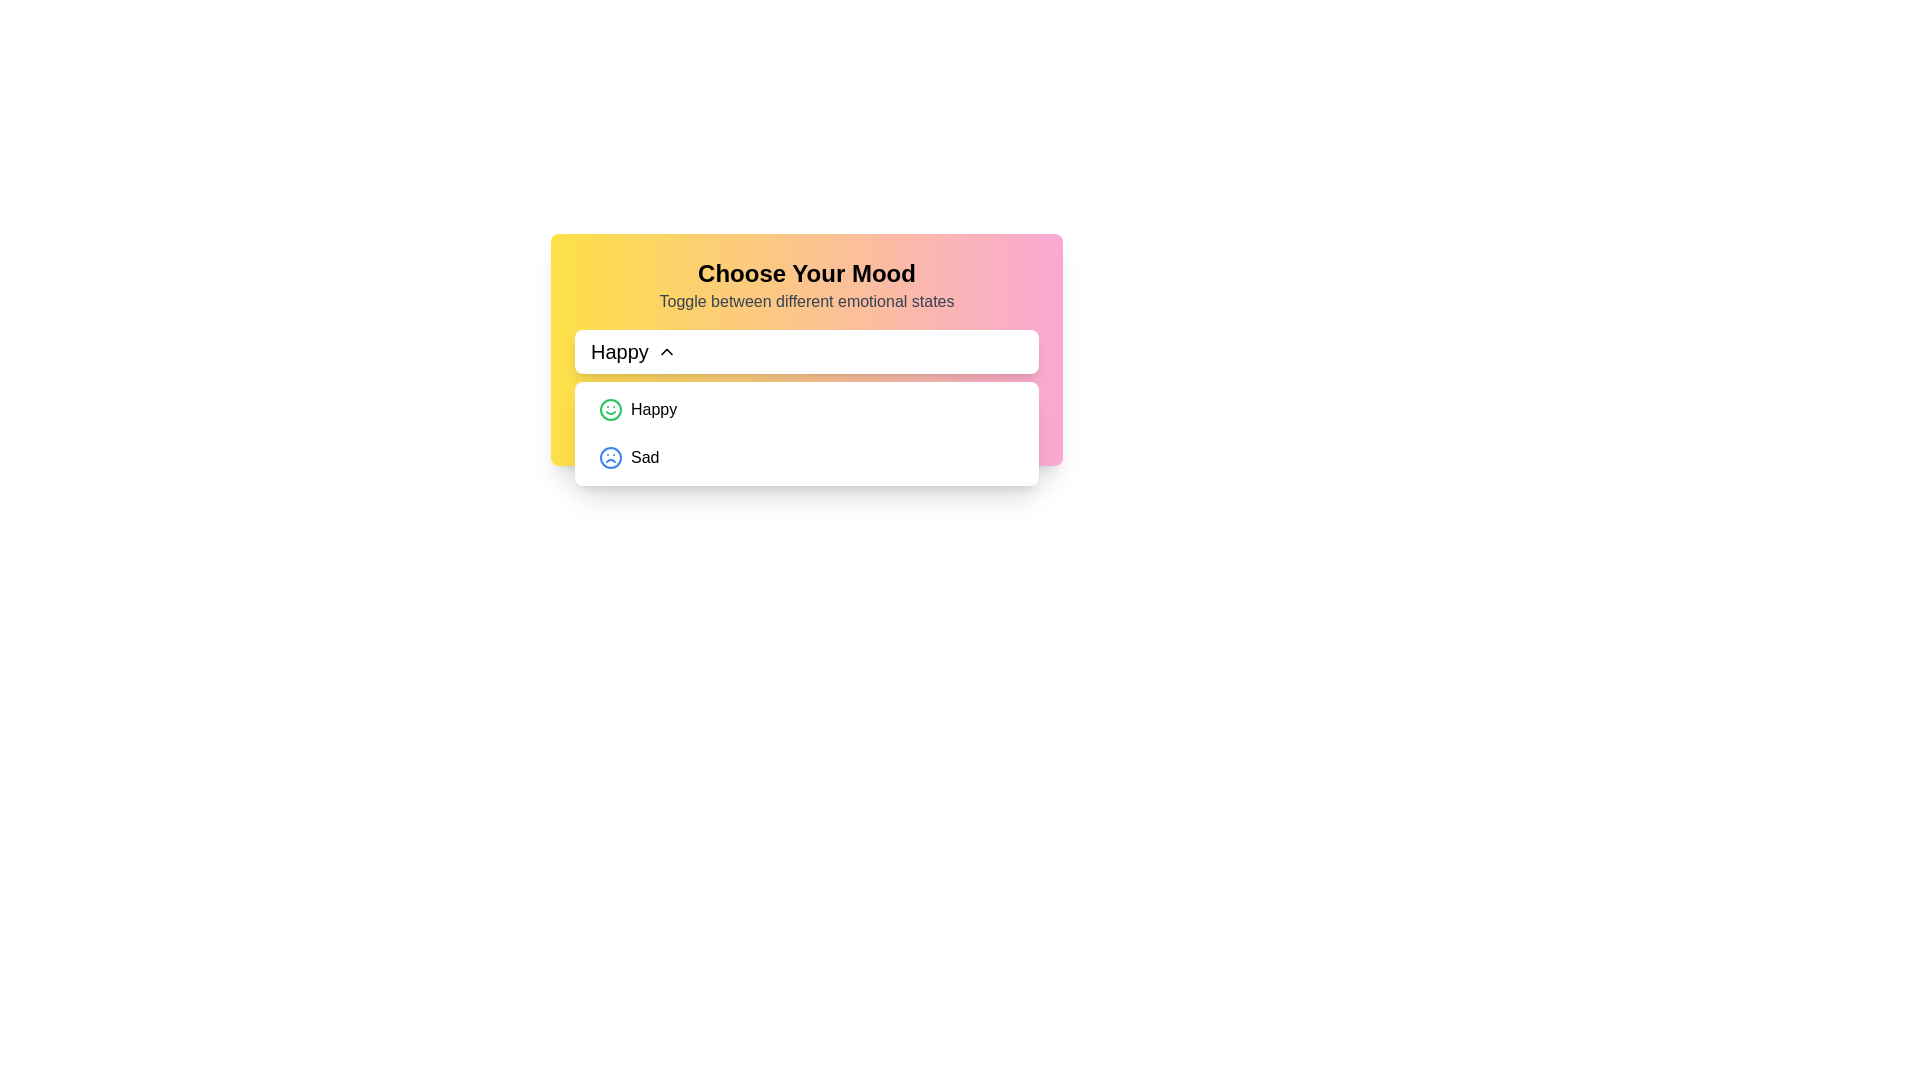 Image resolution: width=1920 pixels, height=1080 pixels. What do you see at coordinates (806, 408) in the screenshot?
I see `the first selectable list item labeled 'Happy' in the 'Choose Your Mood' dropdown menu` at bounding box center [806, 408].